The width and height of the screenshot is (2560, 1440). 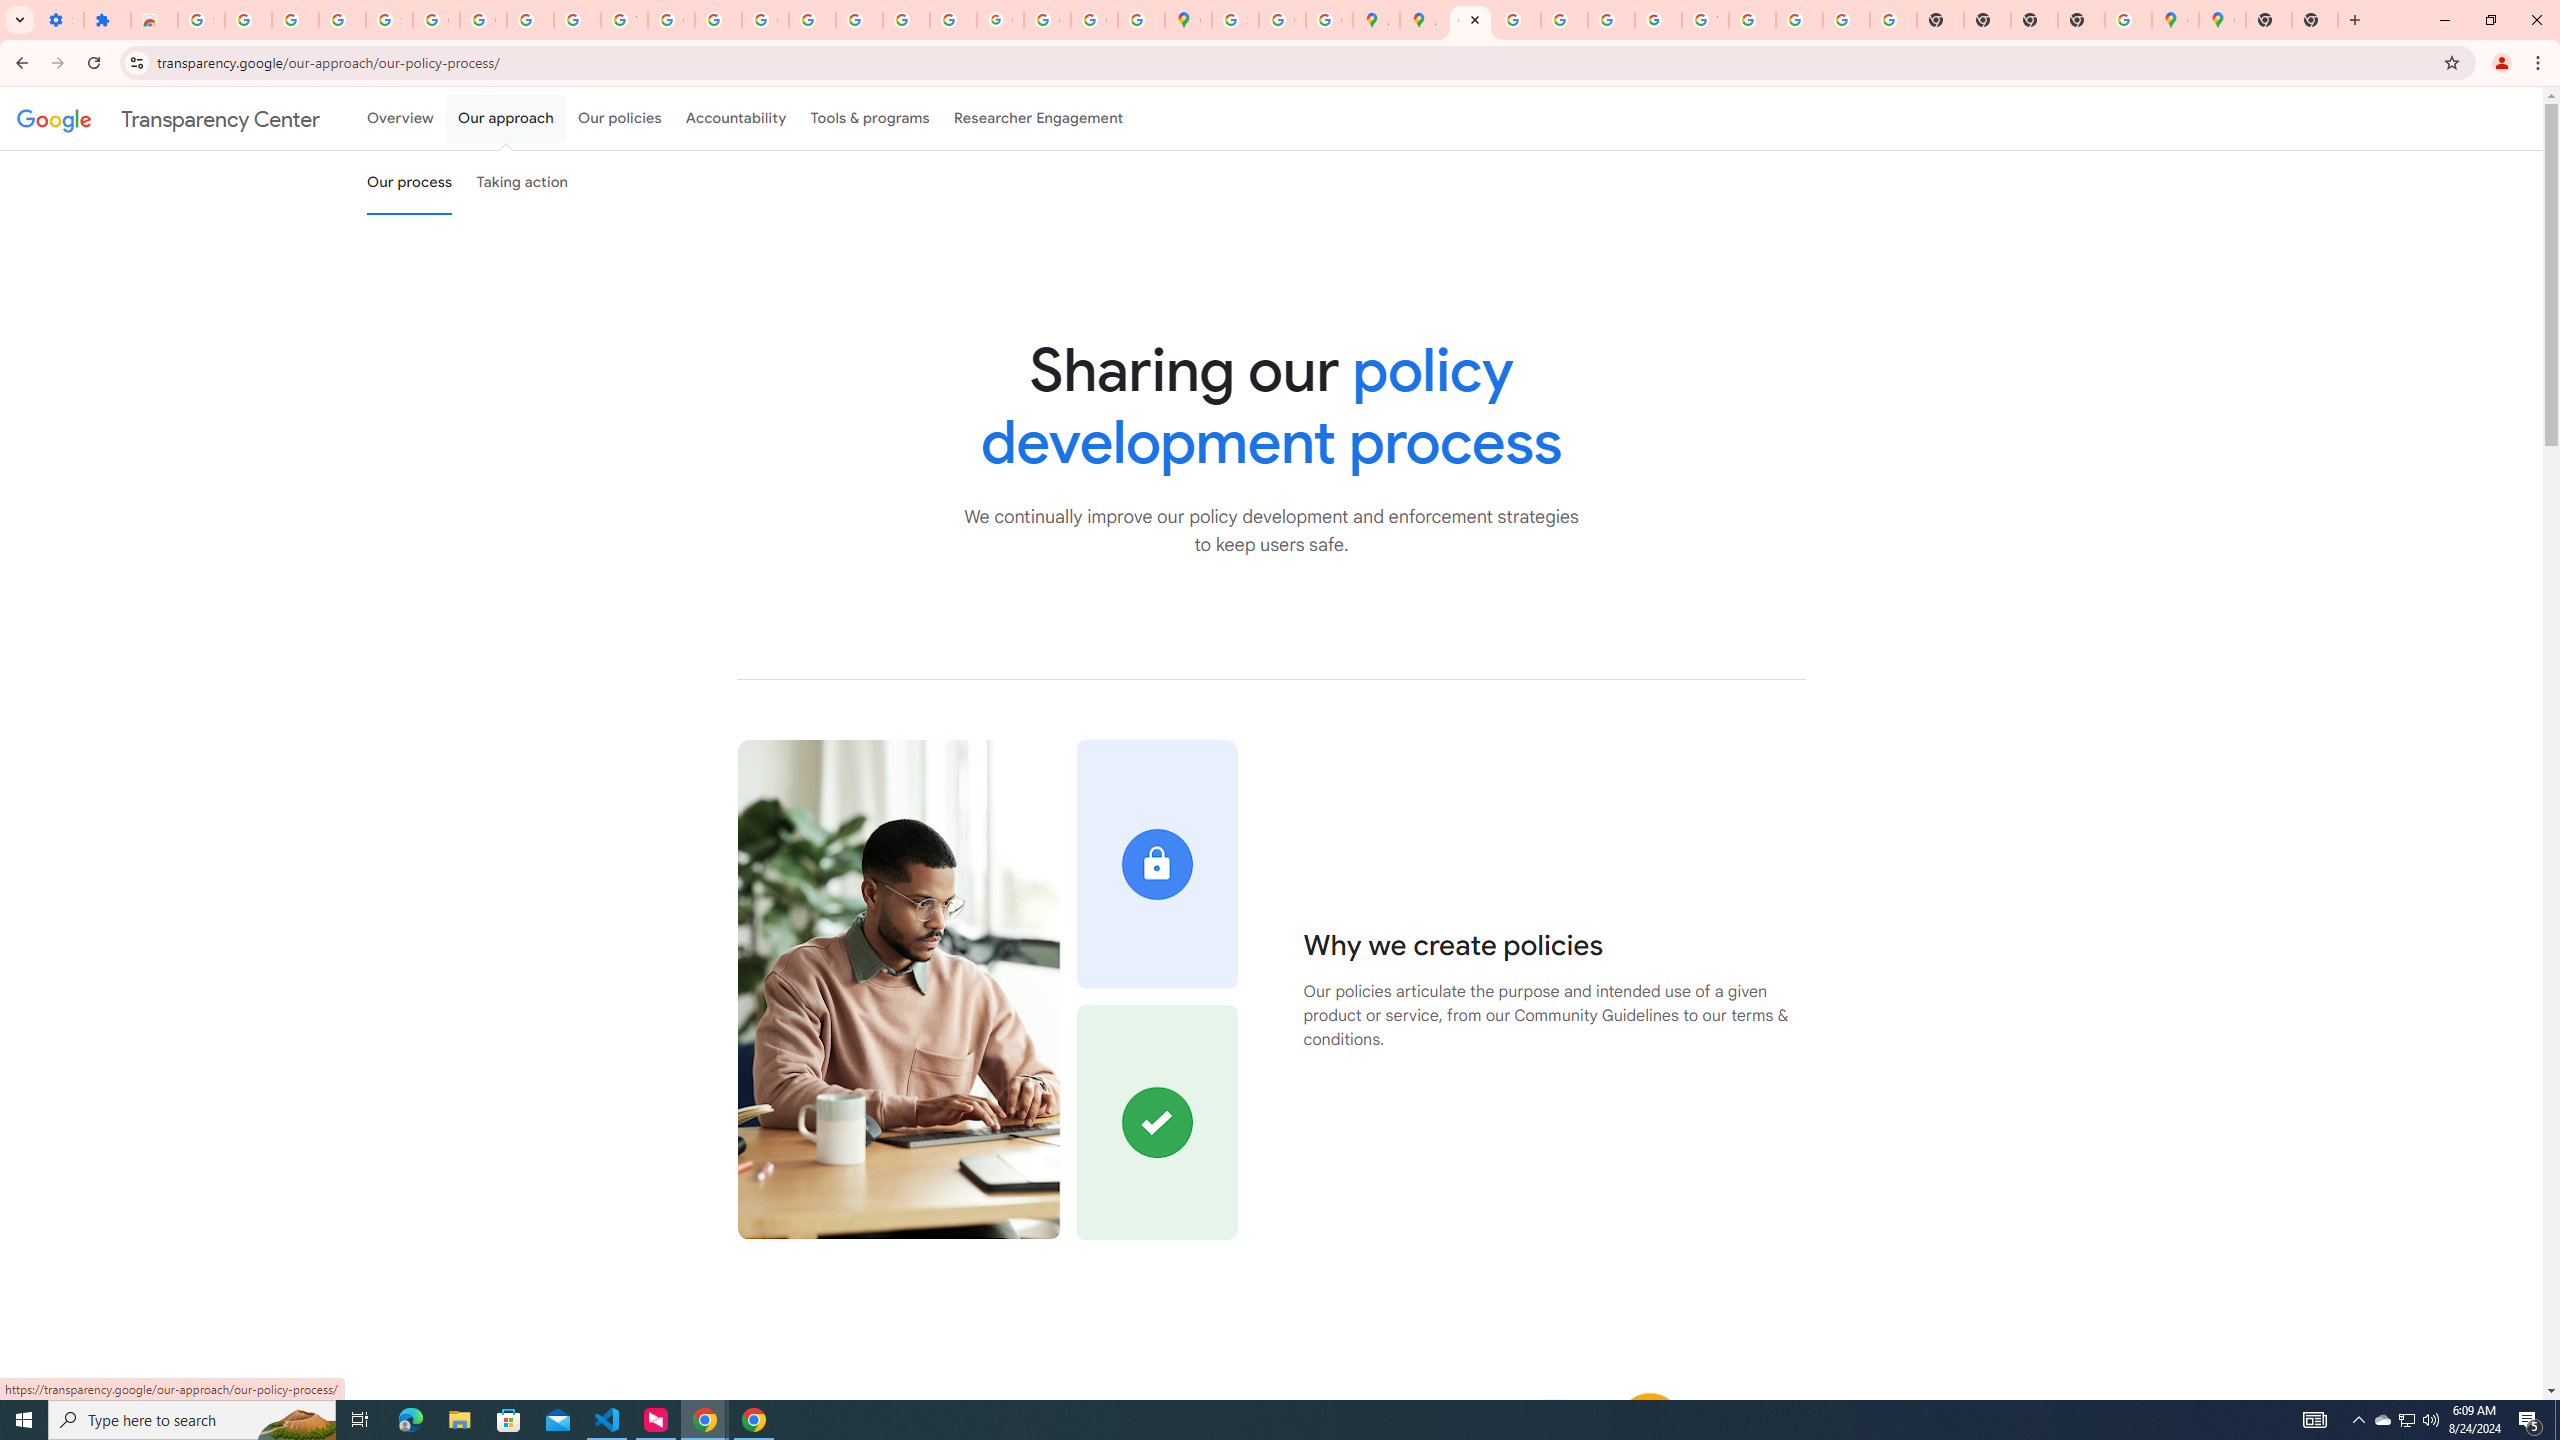 What do you see at coordinates (154, 19) in the screenshot?
I see `'Reviews: Helix Fruit Jump Arcade Game'` at bounding box center [154, 19].